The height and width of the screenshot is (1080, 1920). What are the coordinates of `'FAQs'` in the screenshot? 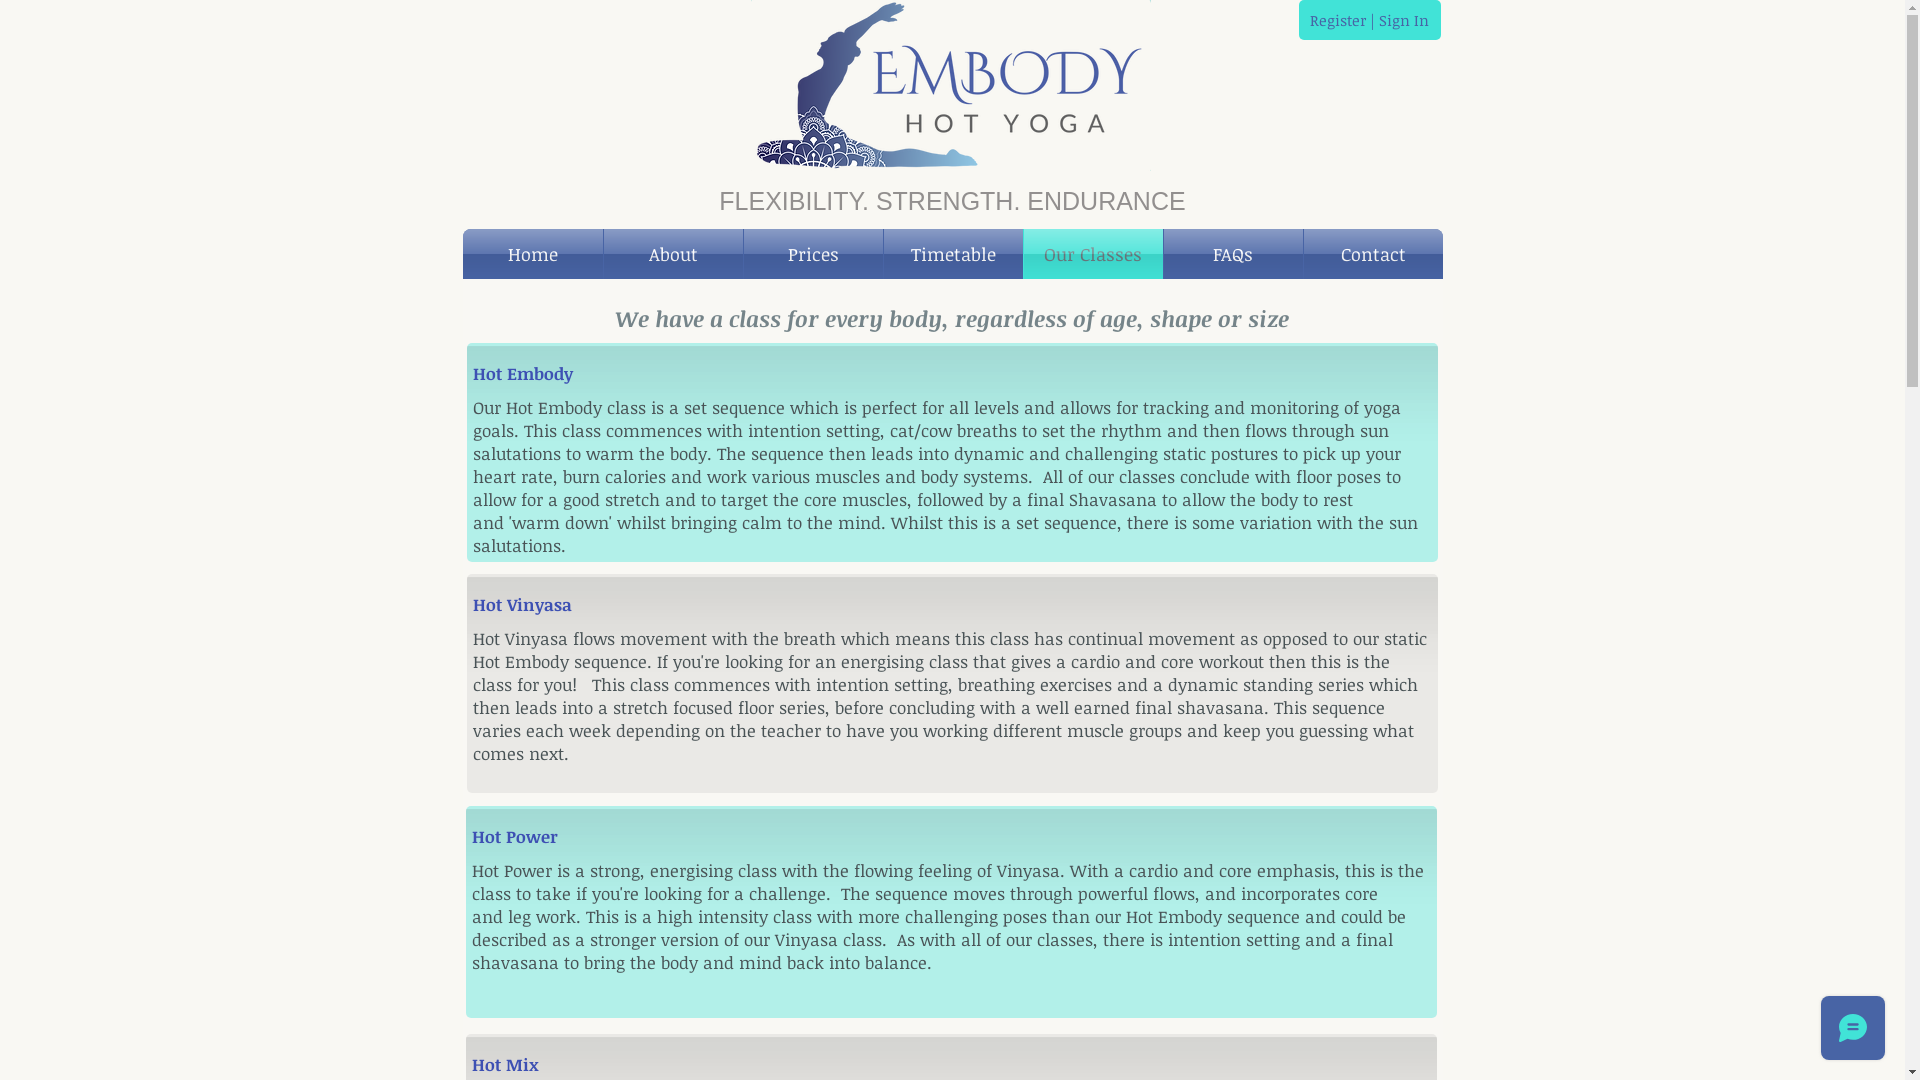 It's located at (1163, 253).